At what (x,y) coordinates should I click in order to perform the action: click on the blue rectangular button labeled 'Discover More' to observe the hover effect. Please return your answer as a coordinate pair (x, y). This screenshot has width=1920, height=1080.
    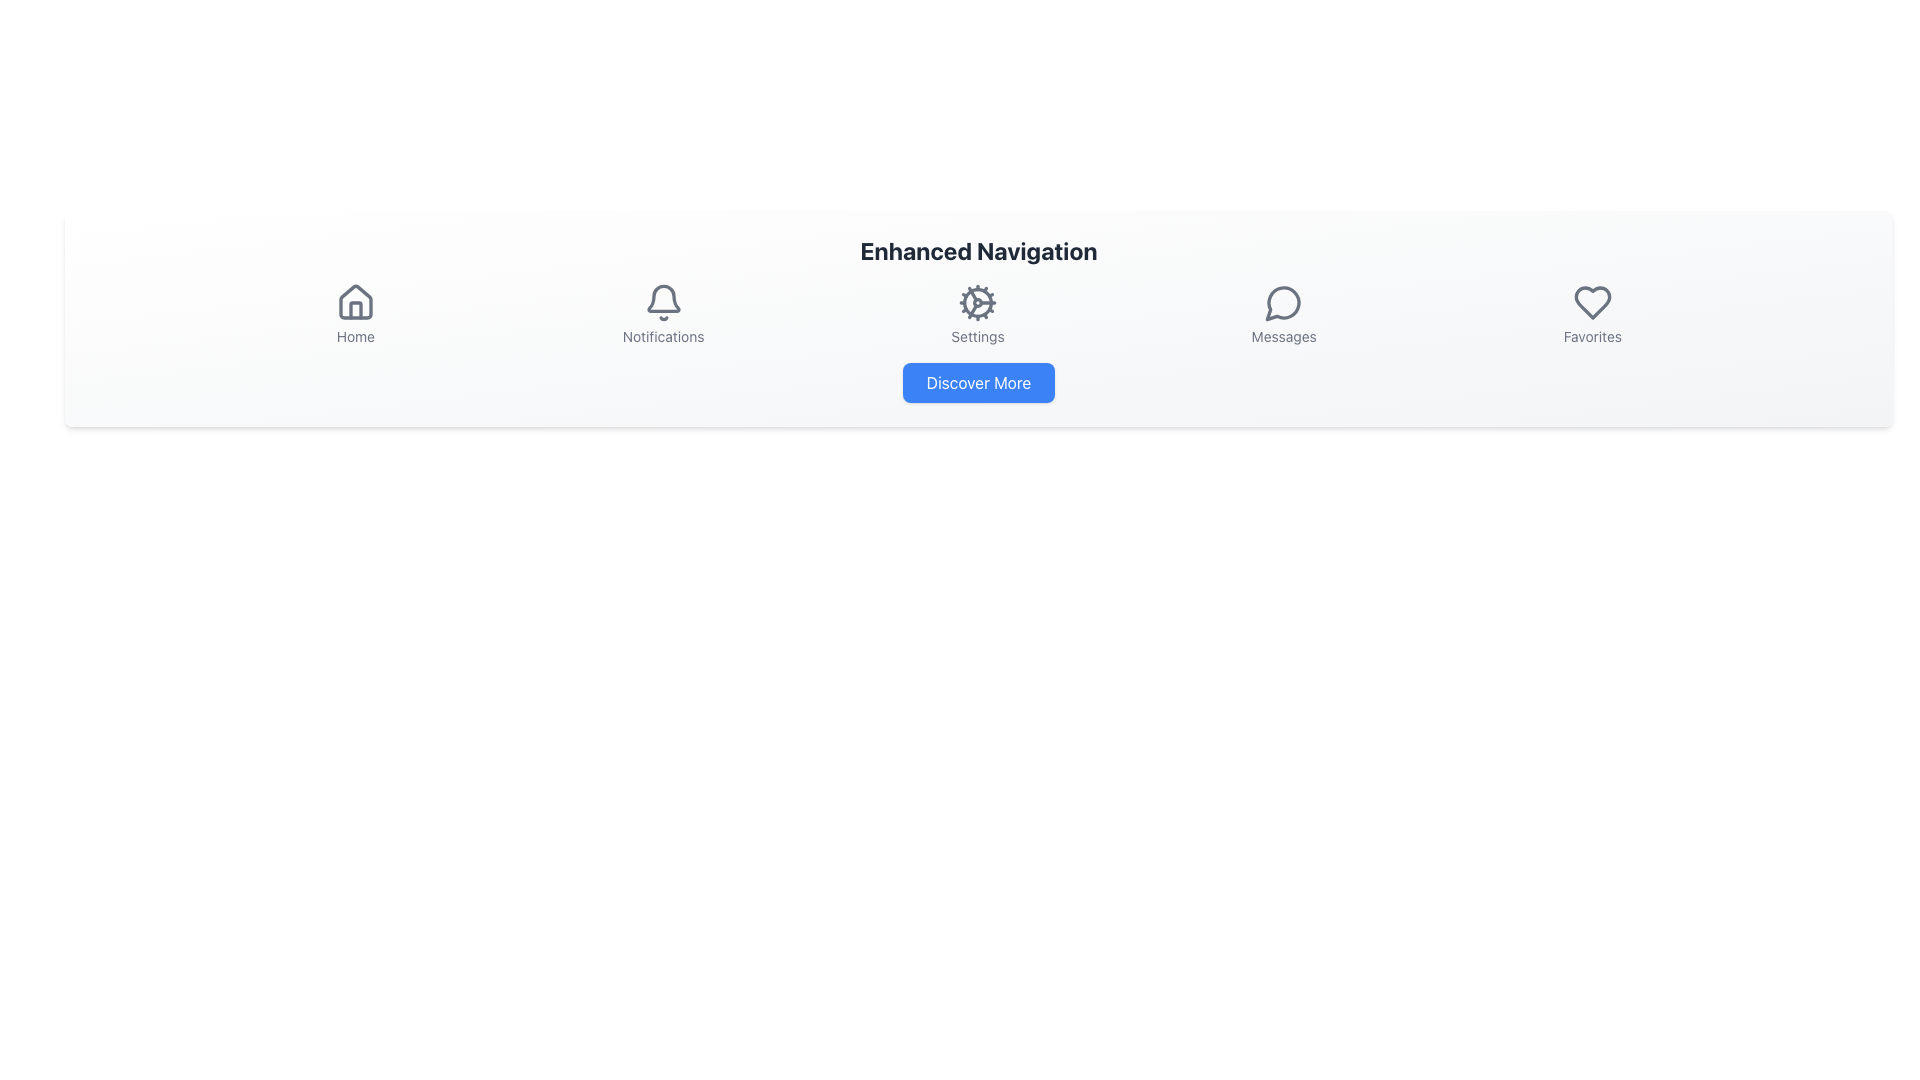
    Looking at the image, I should click on (979, 382).